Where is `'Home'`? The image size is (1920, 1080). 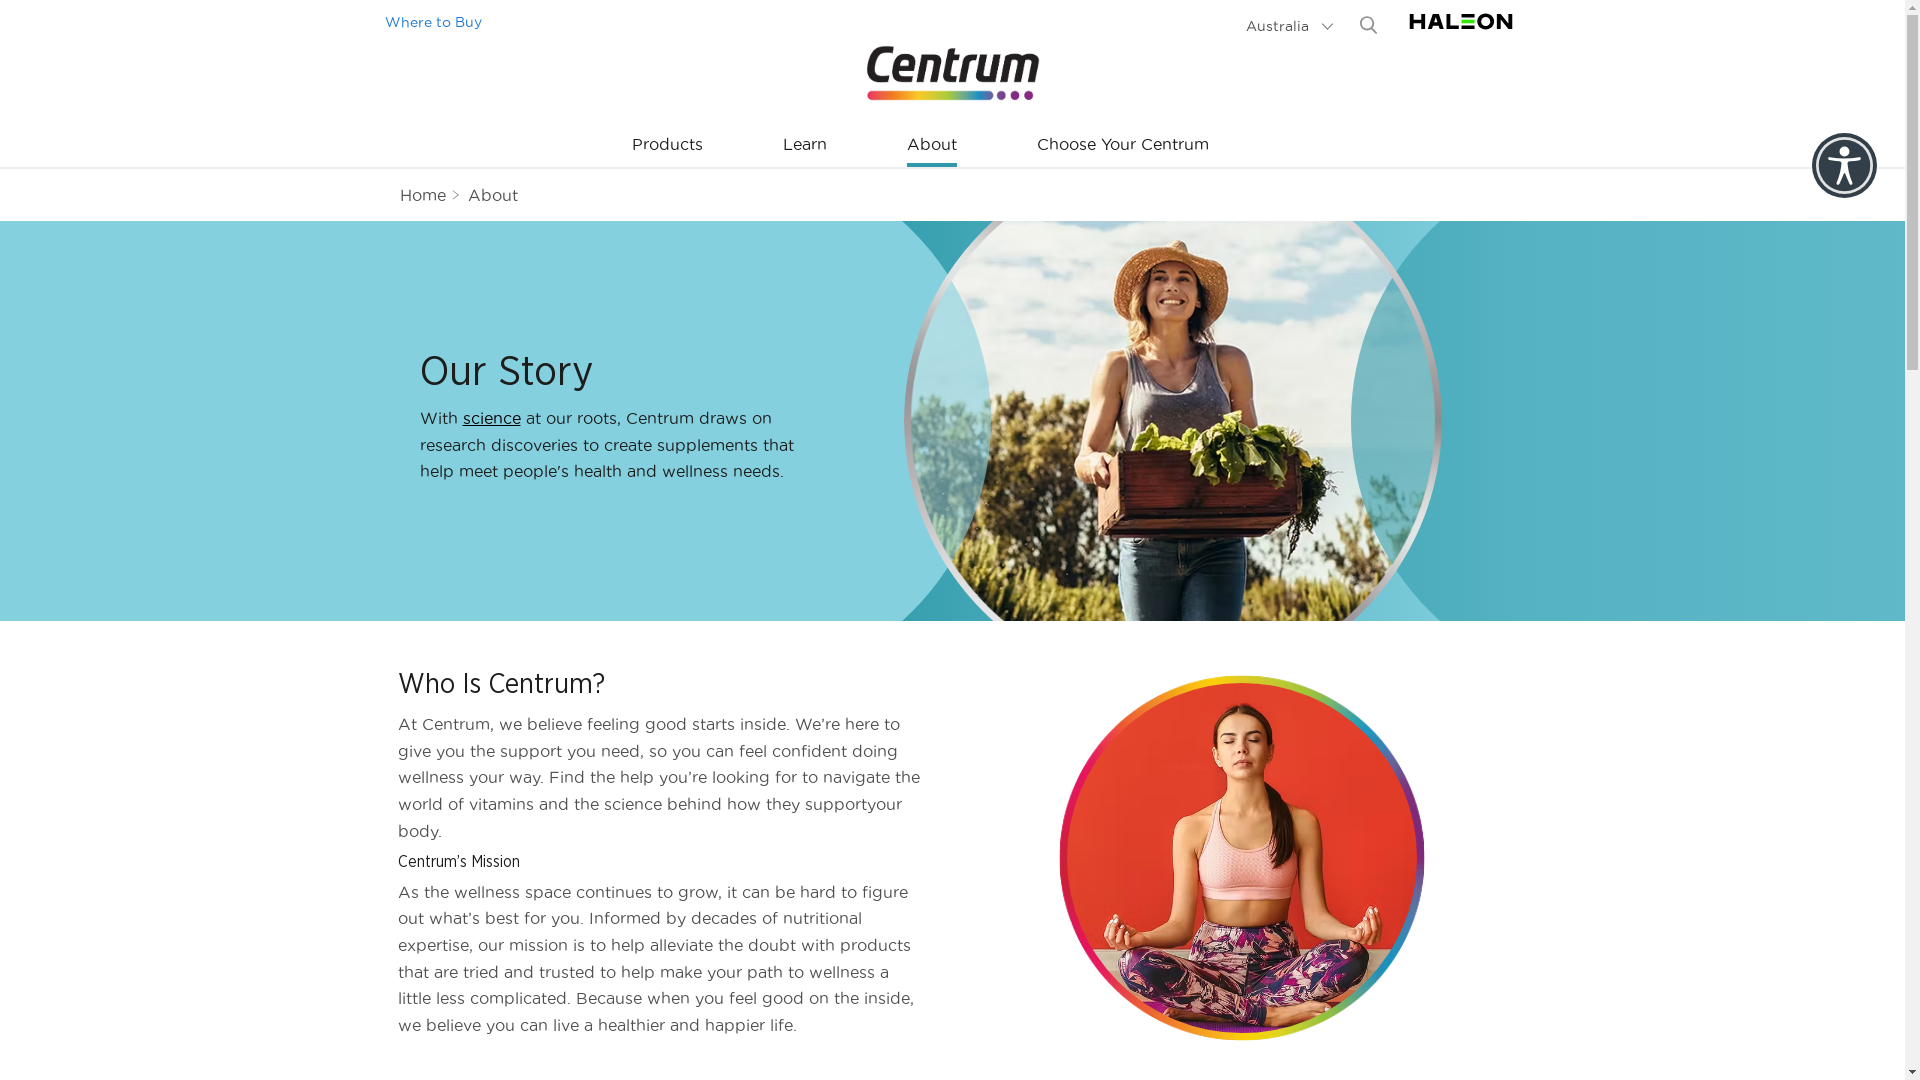 'Home' is located at coordinates (421, 195).